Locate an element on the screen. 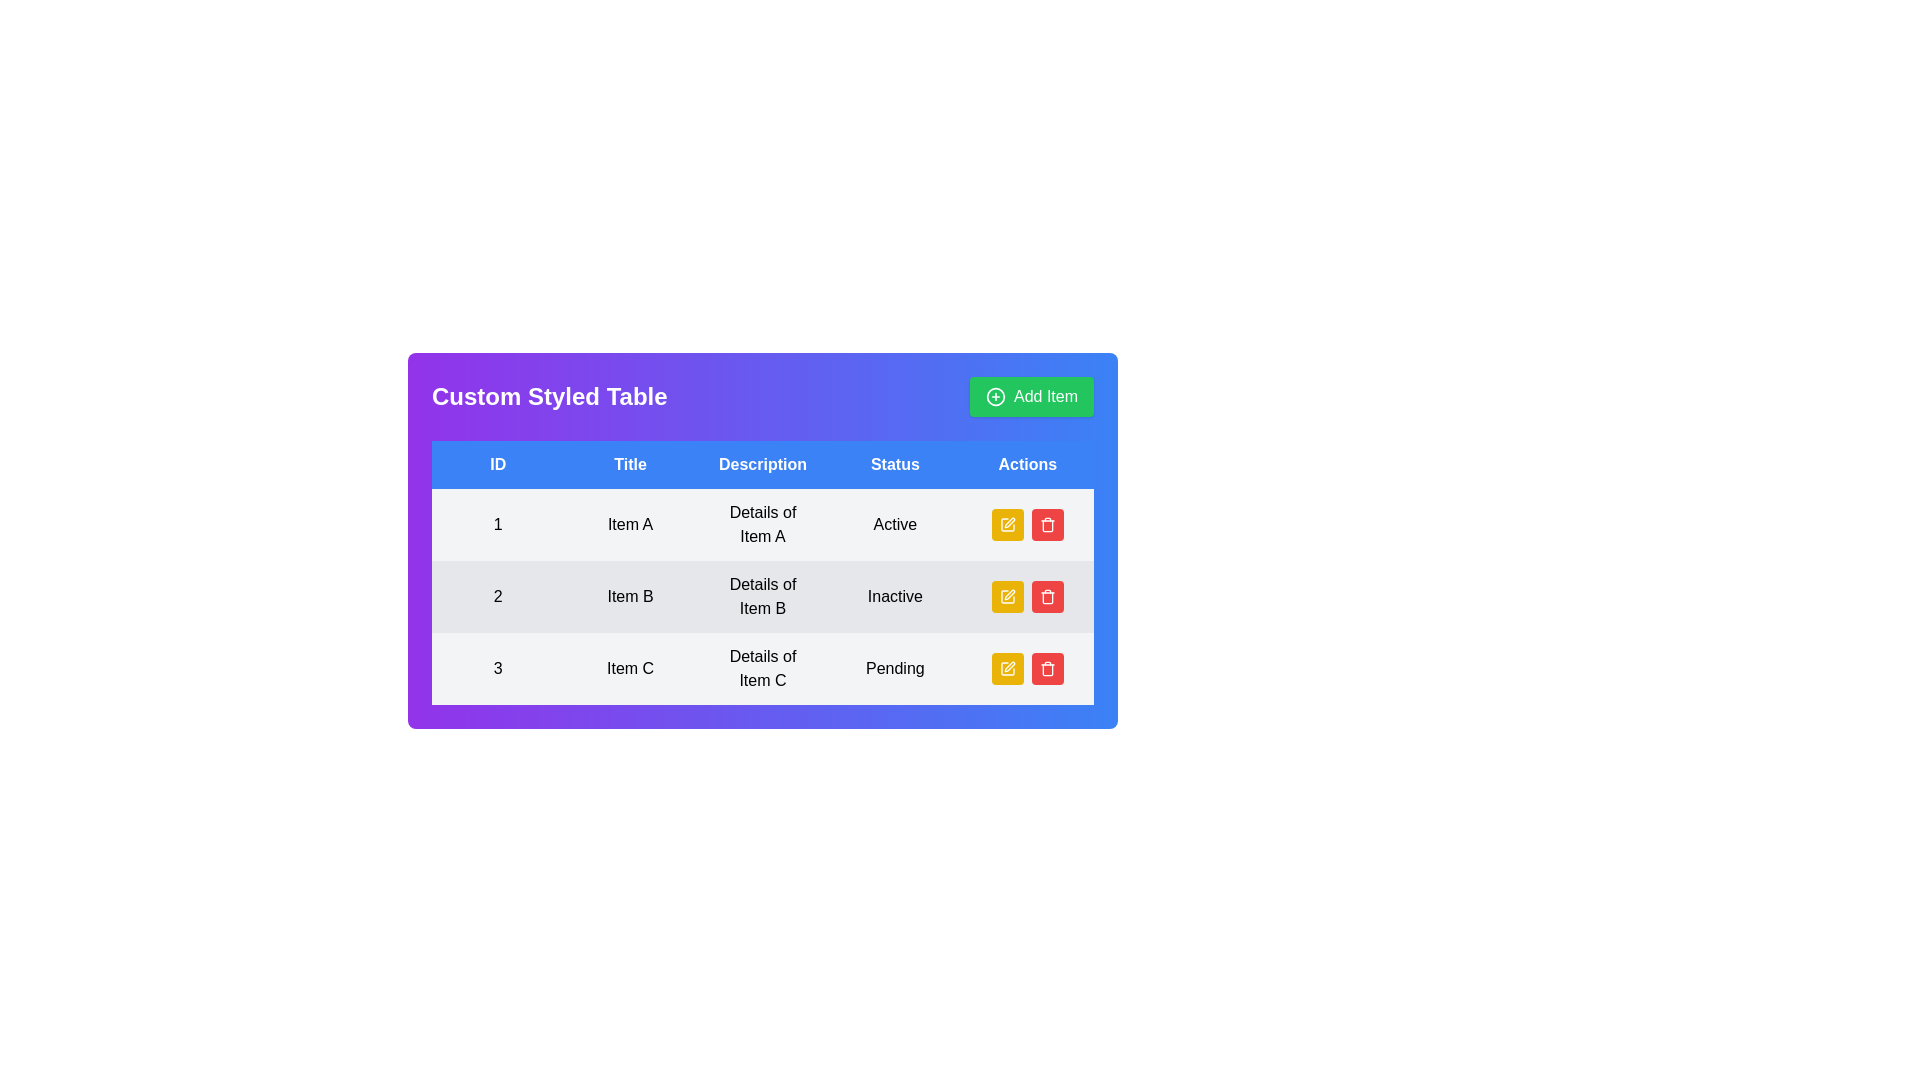  the button located in the top-right corner of the 'Custom Styled Table' header is located at coordinates (1032, 397).